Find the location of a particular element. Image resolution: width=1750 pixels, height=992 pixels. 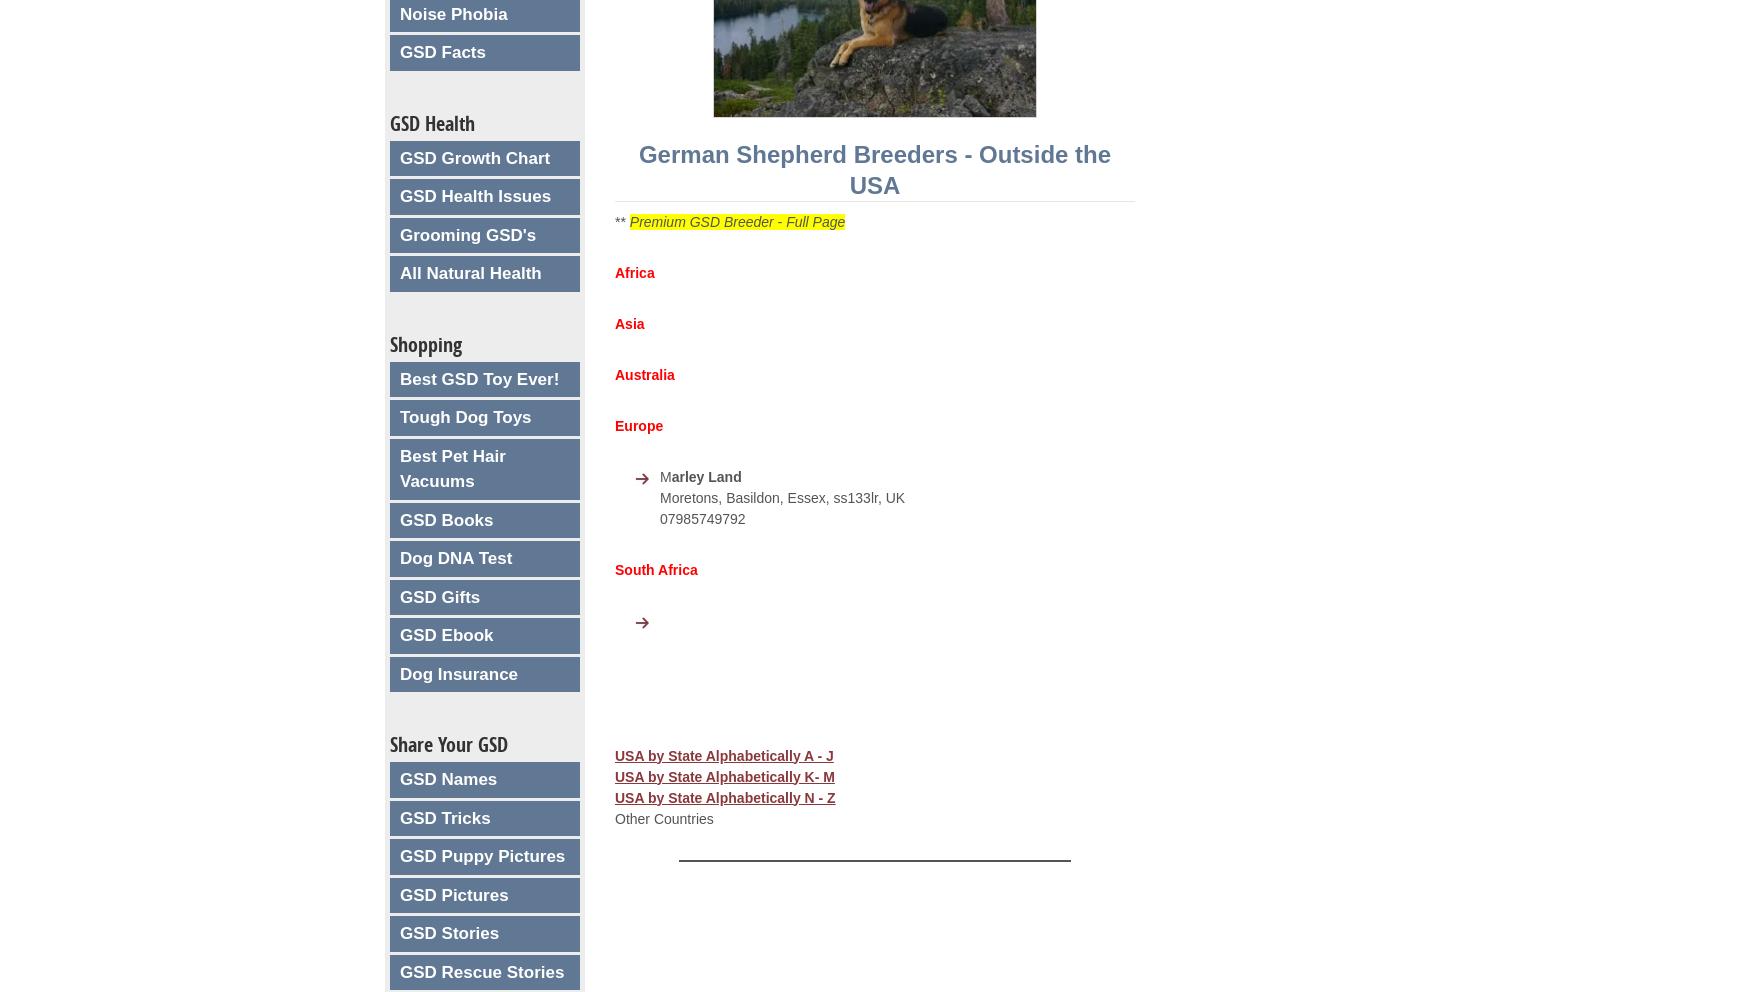

'Noise Phobia' is located at coordinates (399, 12).